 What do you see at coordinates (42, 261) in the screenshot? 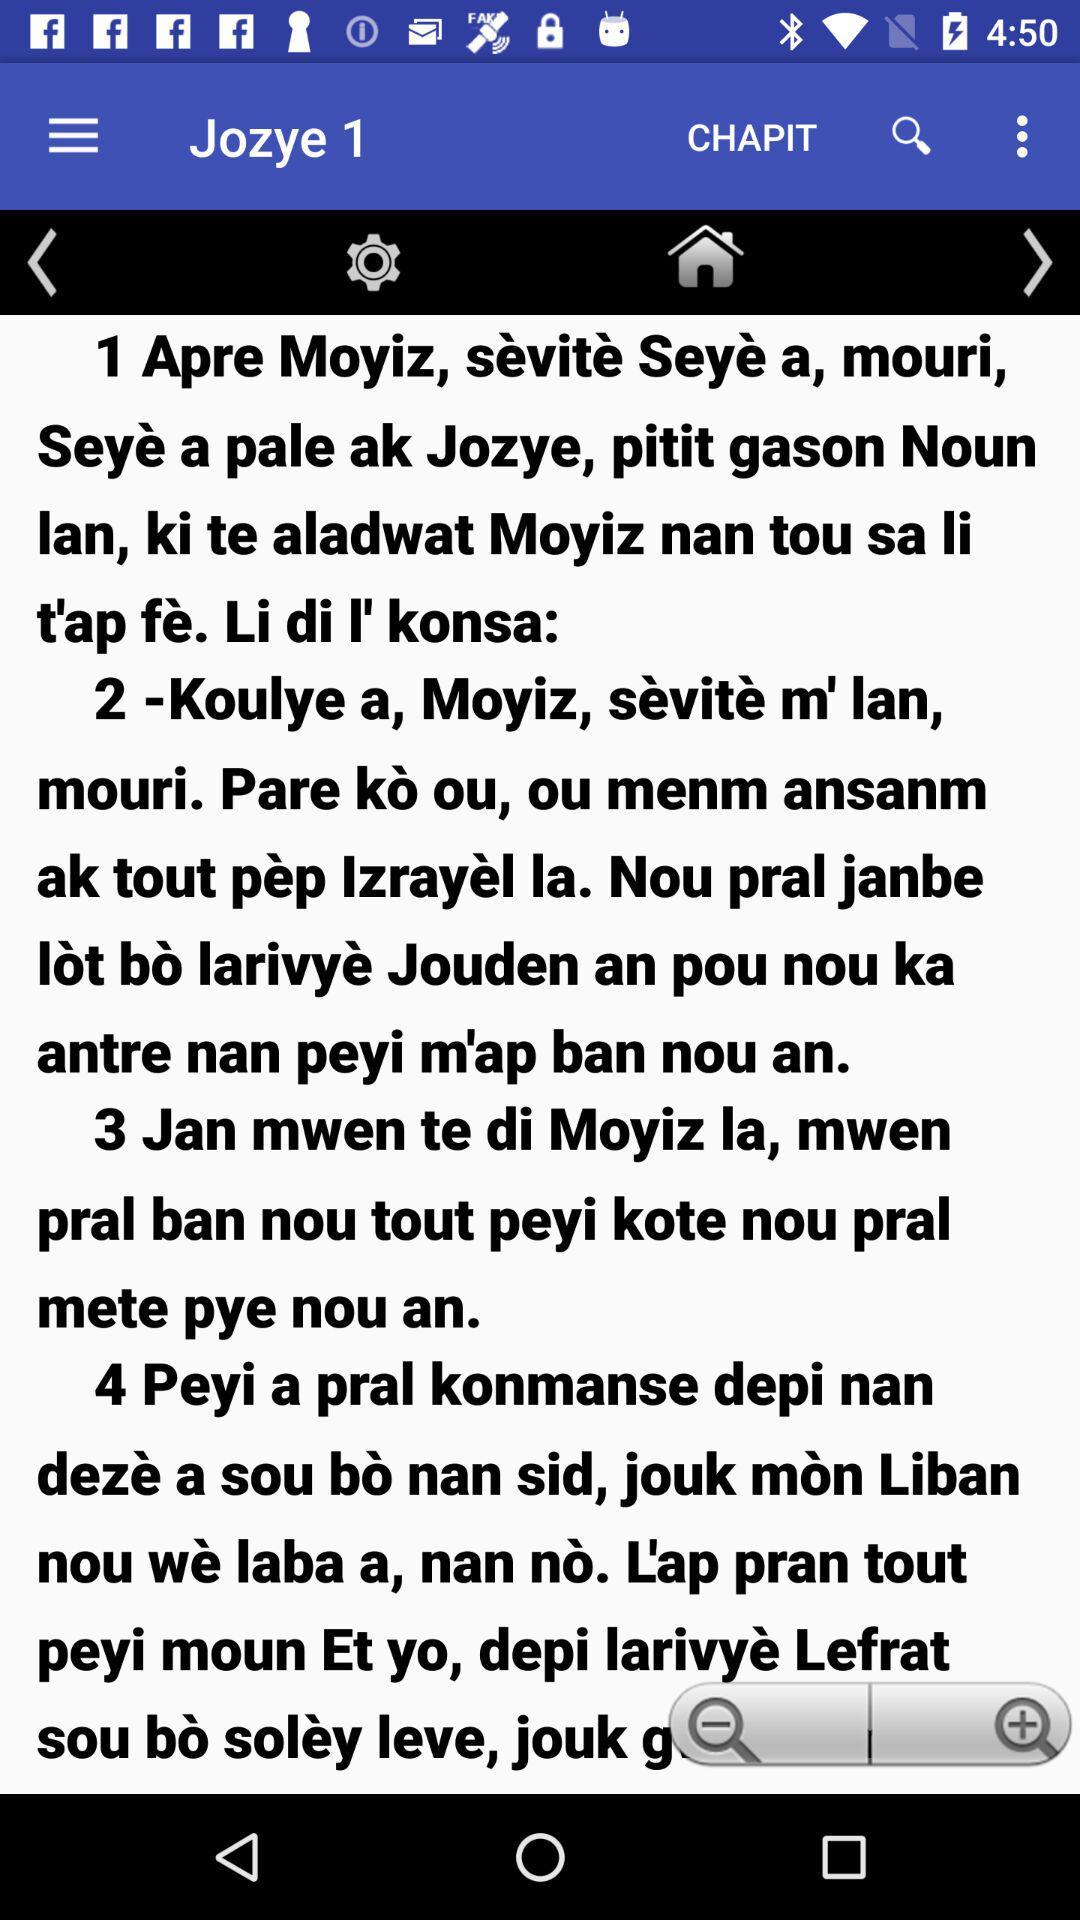
I see `the arrow_backward icon` at bounding box center [42, 261].